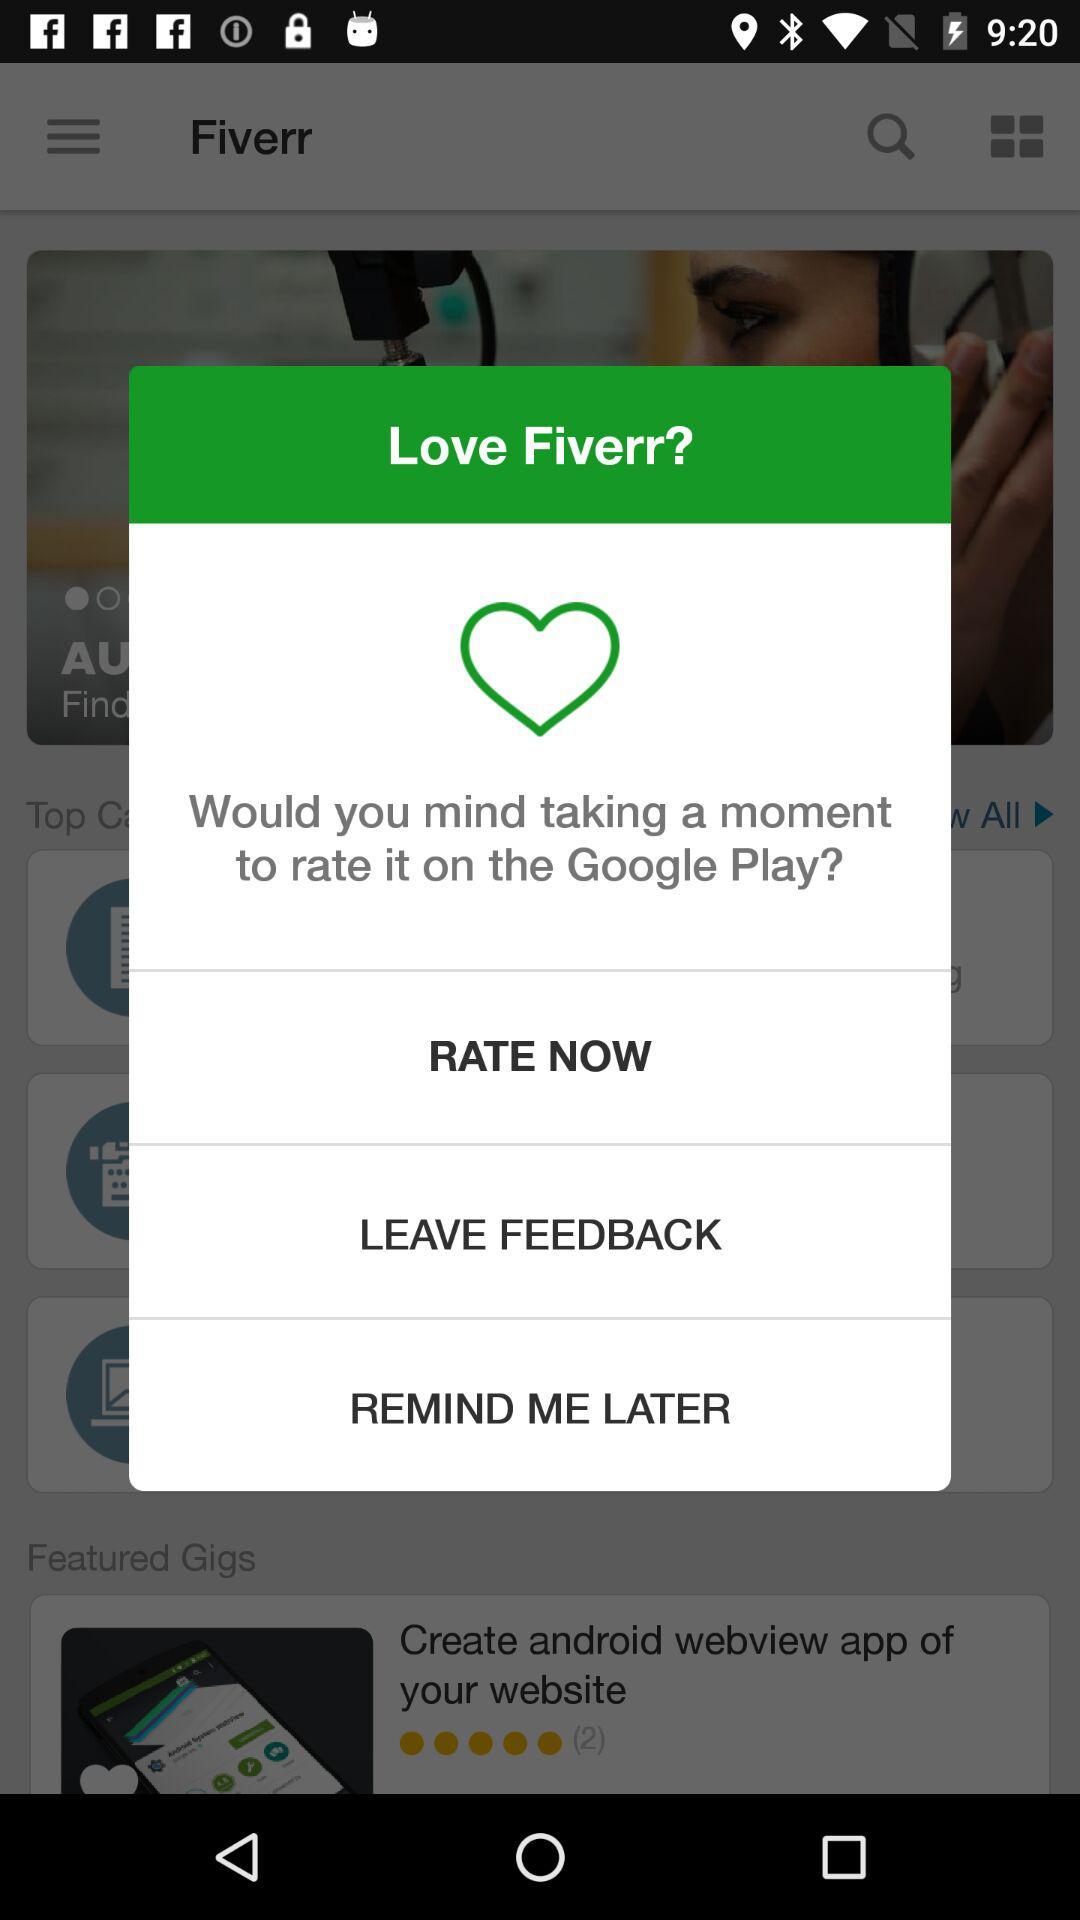 The width and height of the screenshot is (1080, 1920). What do you see at coordinates (540, 1056) in the screenshot?
I see `the rate now icon` at bounding box center [540, 1056].